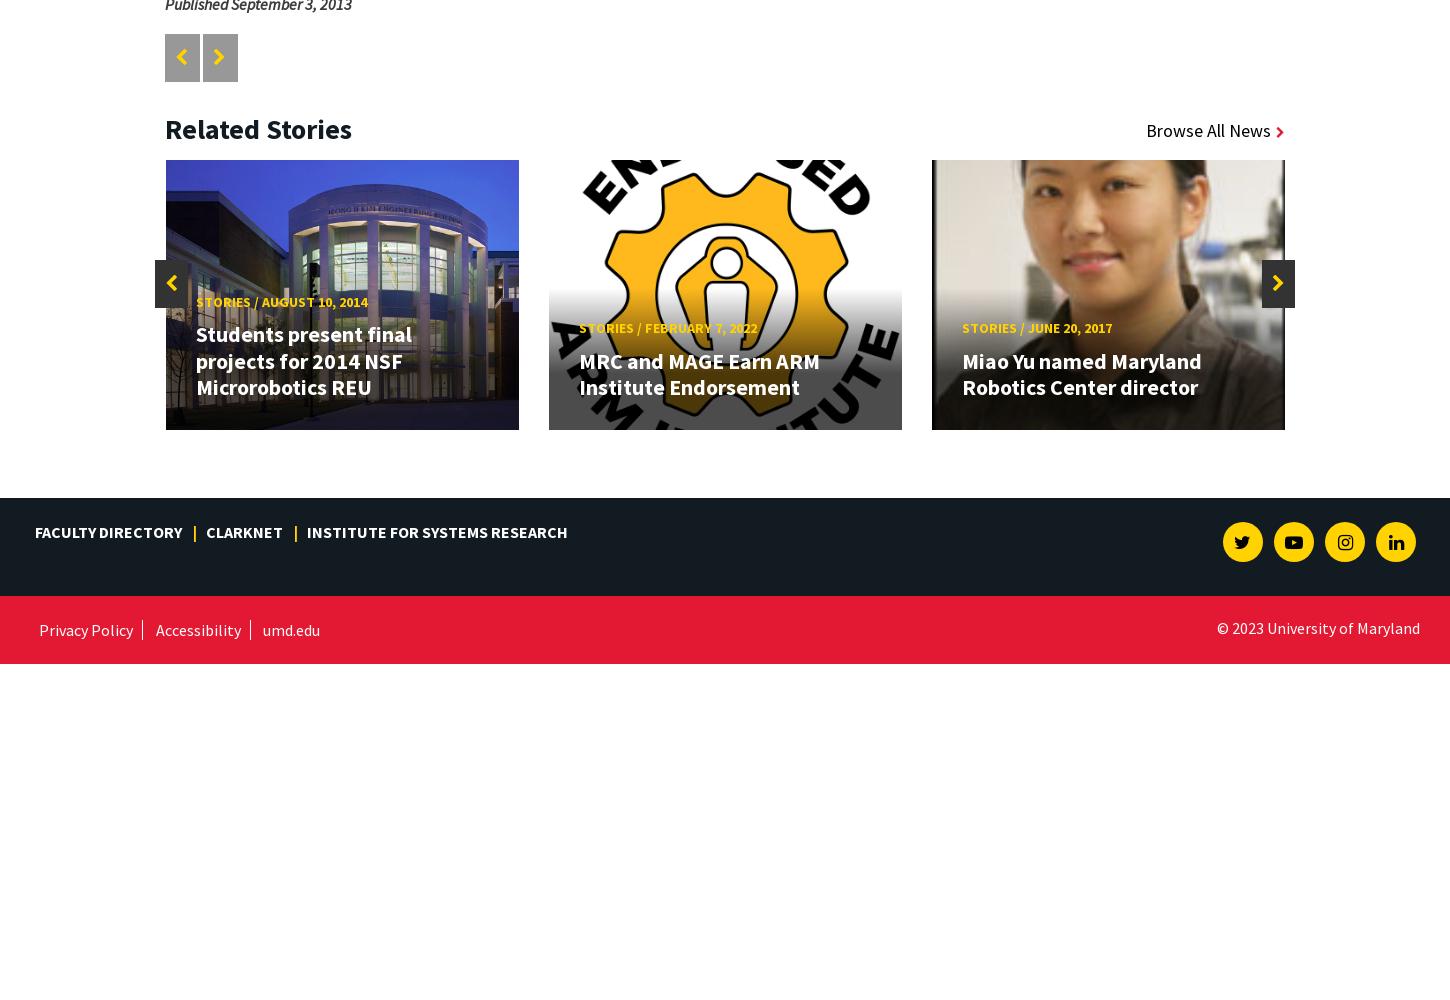 Image resolution: width=1450 pixels, height=1000 pixels. What do you see at coordinates (108, 532) in the screenshot?
I see `'Faculty Directory'` at bounding box center [108, 532].